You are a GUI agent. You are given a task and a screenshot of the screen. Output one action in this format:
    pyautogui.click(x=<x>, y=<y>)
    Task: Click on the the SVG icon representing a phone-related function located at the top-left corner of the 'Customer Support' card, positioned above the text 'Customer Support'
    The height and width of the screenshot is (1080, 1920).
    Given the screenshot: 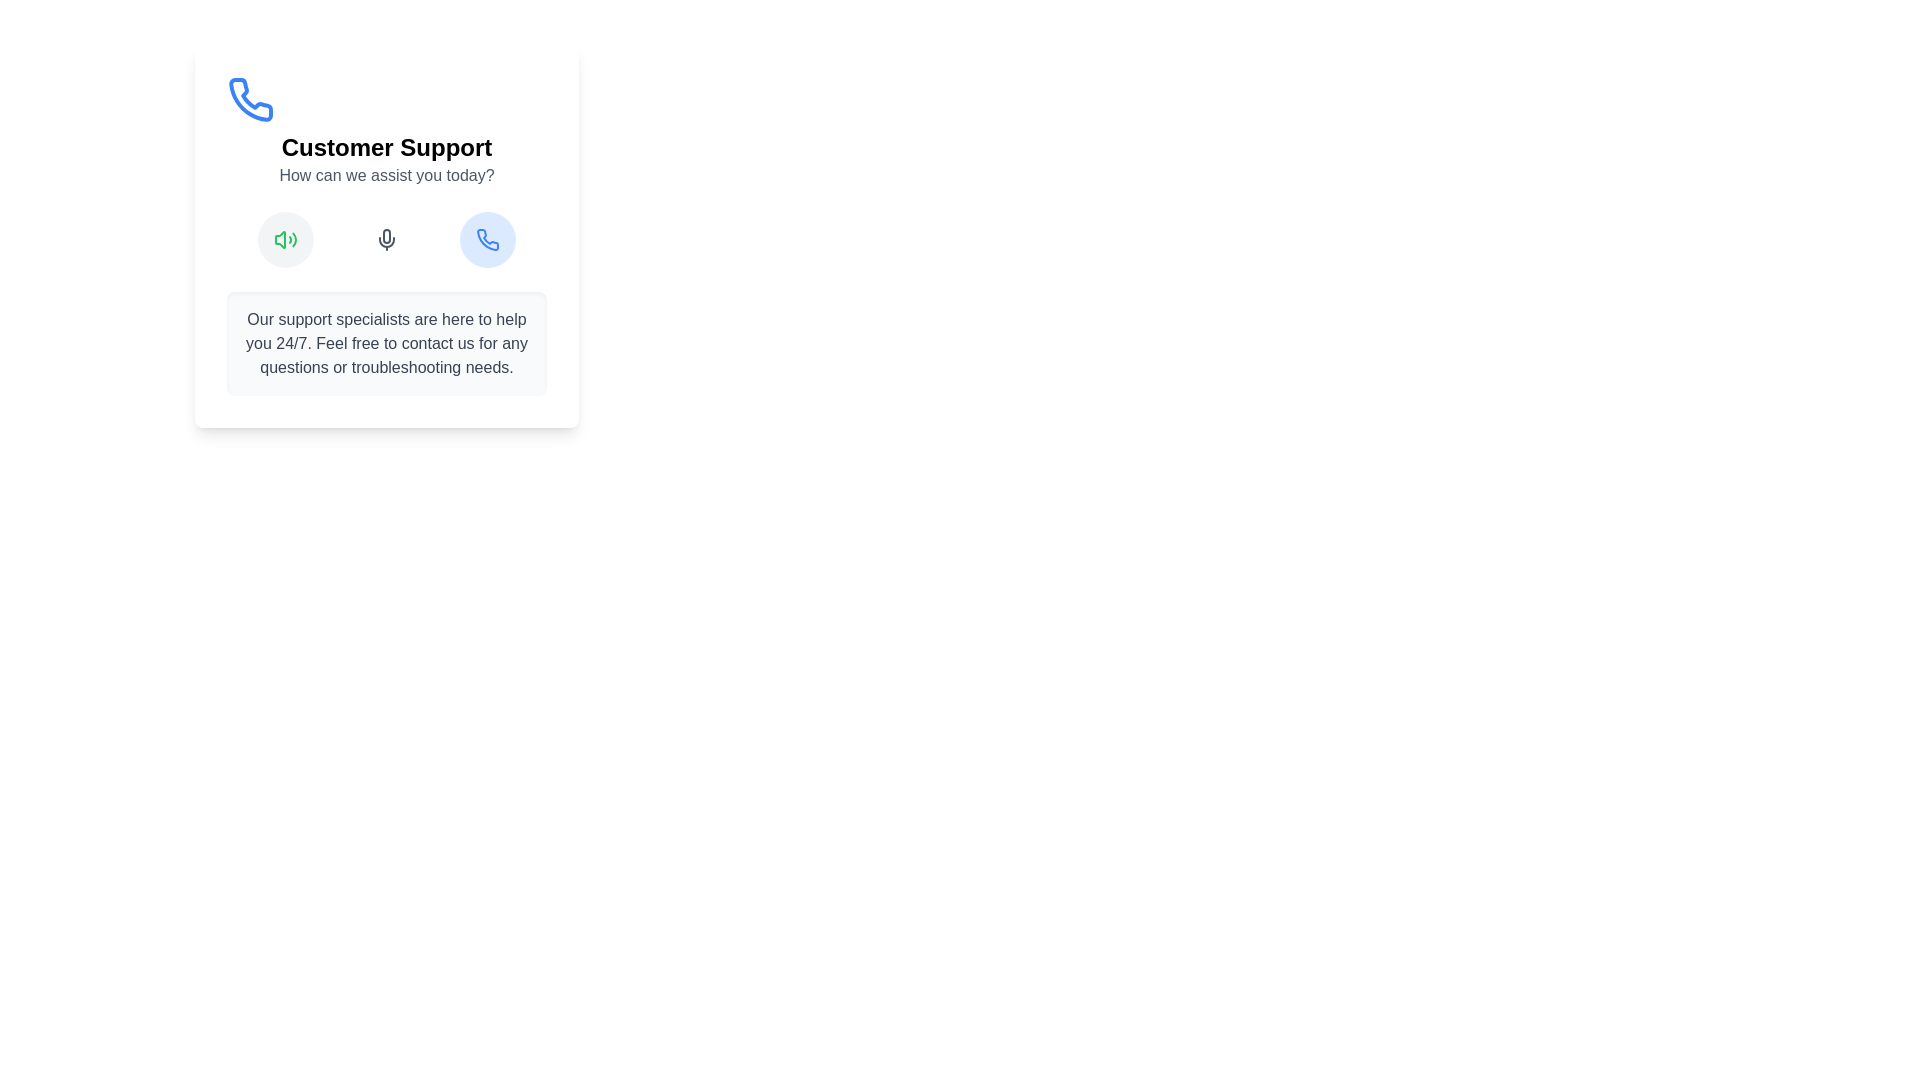 What is the action you would take?
    pyautogui.click(x=488, y=238)
    